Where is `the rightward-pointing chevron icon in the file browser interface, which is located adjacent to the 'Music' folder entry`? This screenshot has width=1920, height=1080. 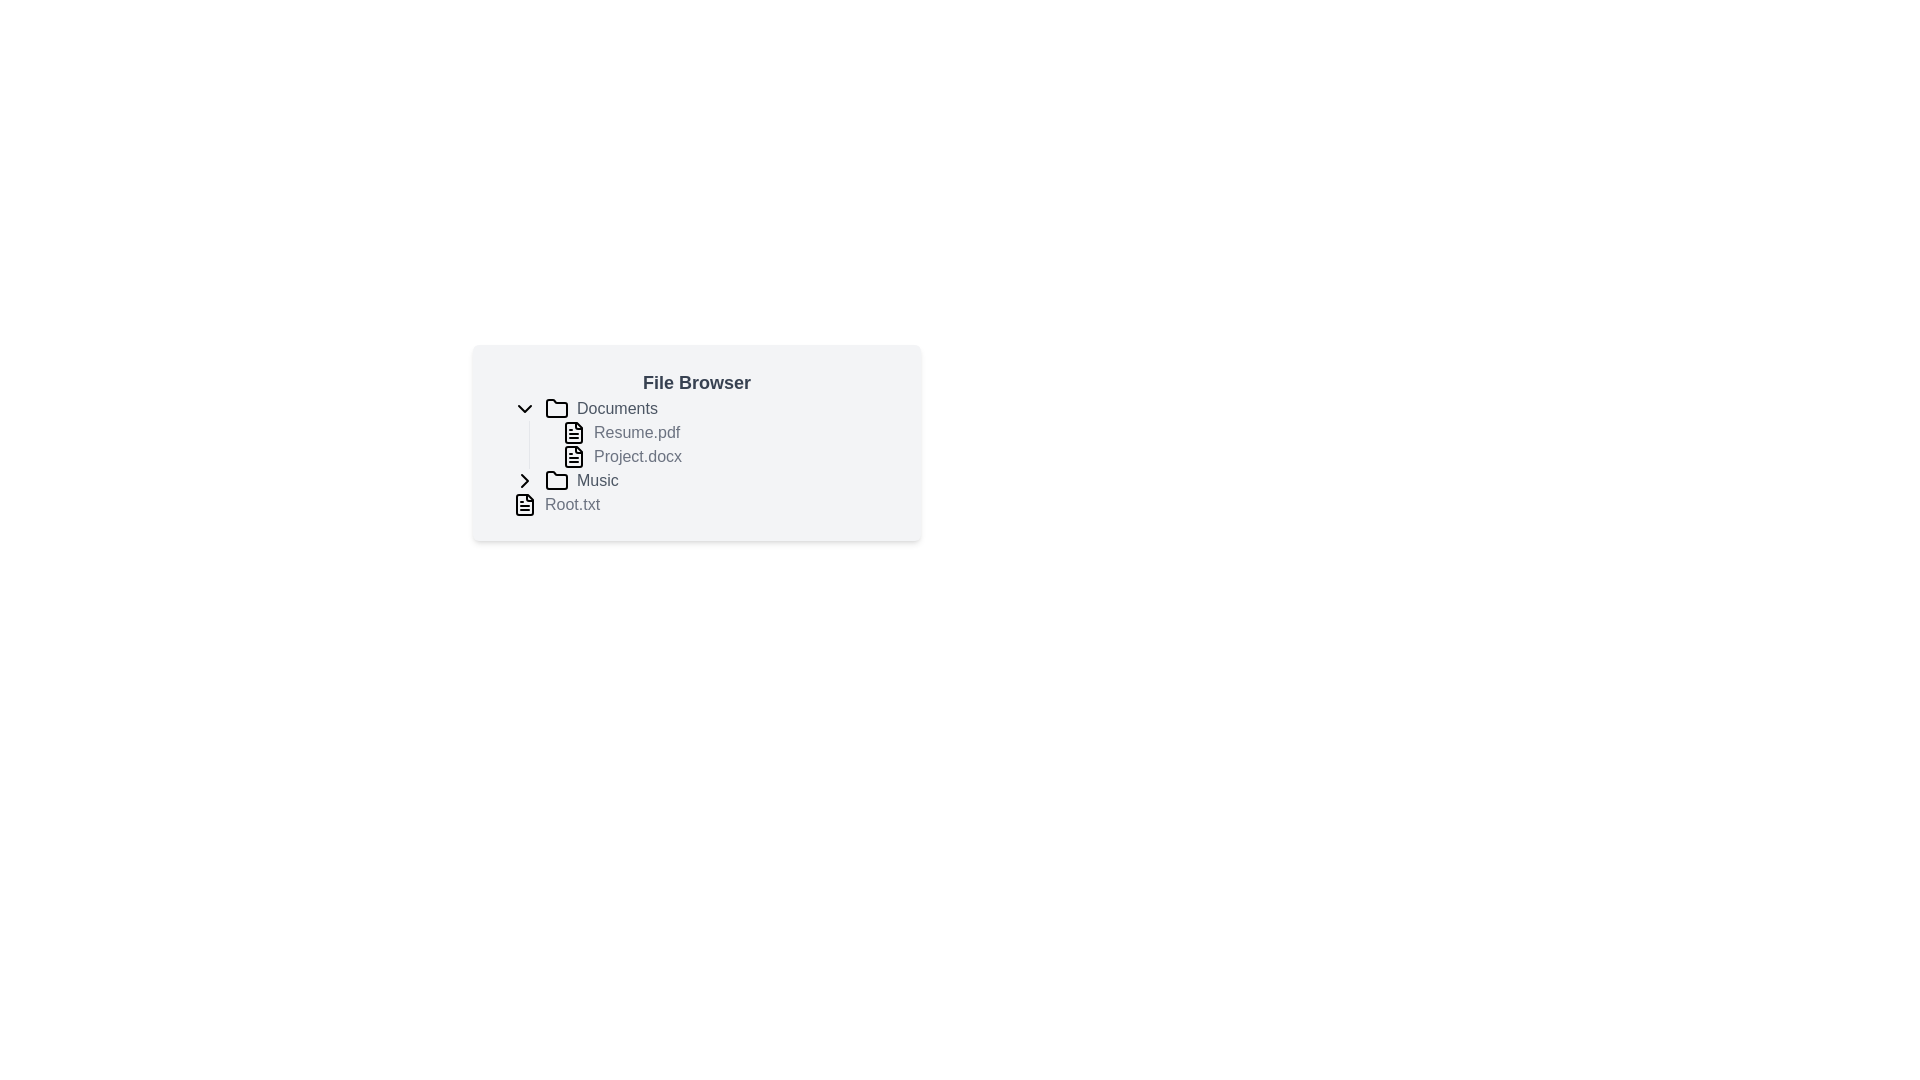
the rightward-pointing chevron icon in the file browser interface, which is located adjacent to the 'Music' folder entry is located at coordinates (524, 481).